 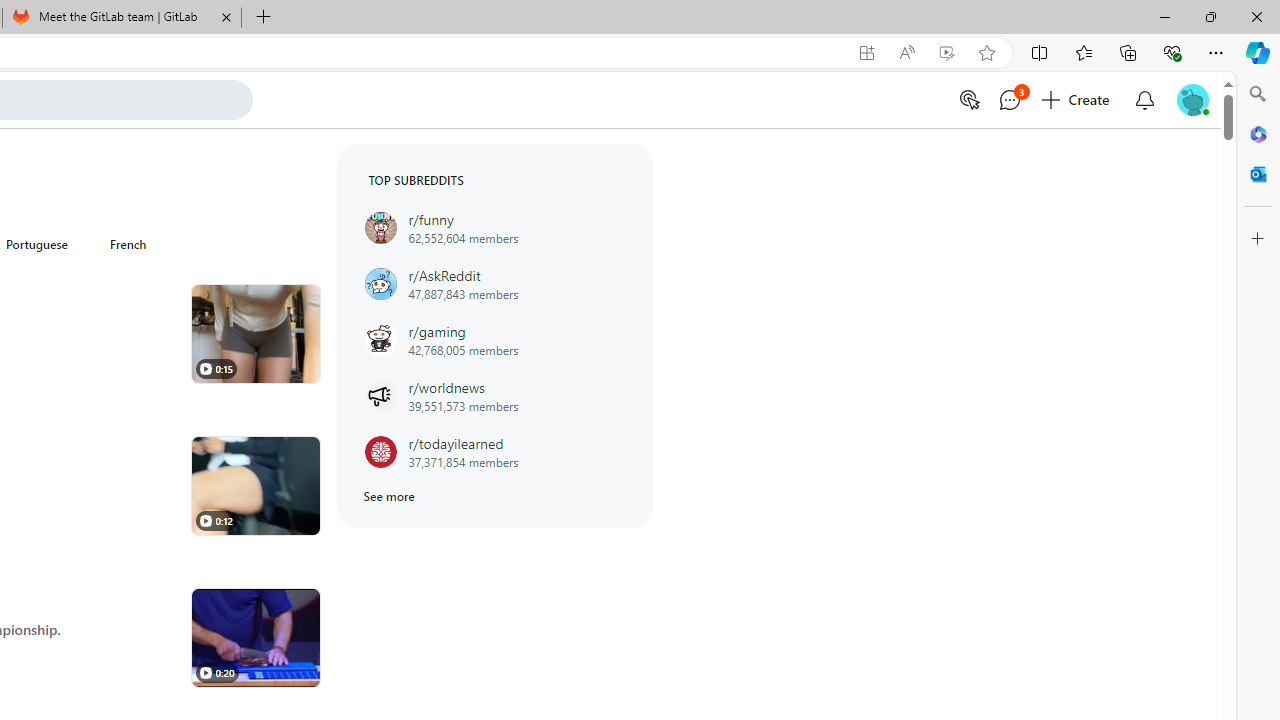 What do you see at coordinates (380, 396) in the screenshot?
I see `'r/worldnews icon'` at bounding box center [380, 396].